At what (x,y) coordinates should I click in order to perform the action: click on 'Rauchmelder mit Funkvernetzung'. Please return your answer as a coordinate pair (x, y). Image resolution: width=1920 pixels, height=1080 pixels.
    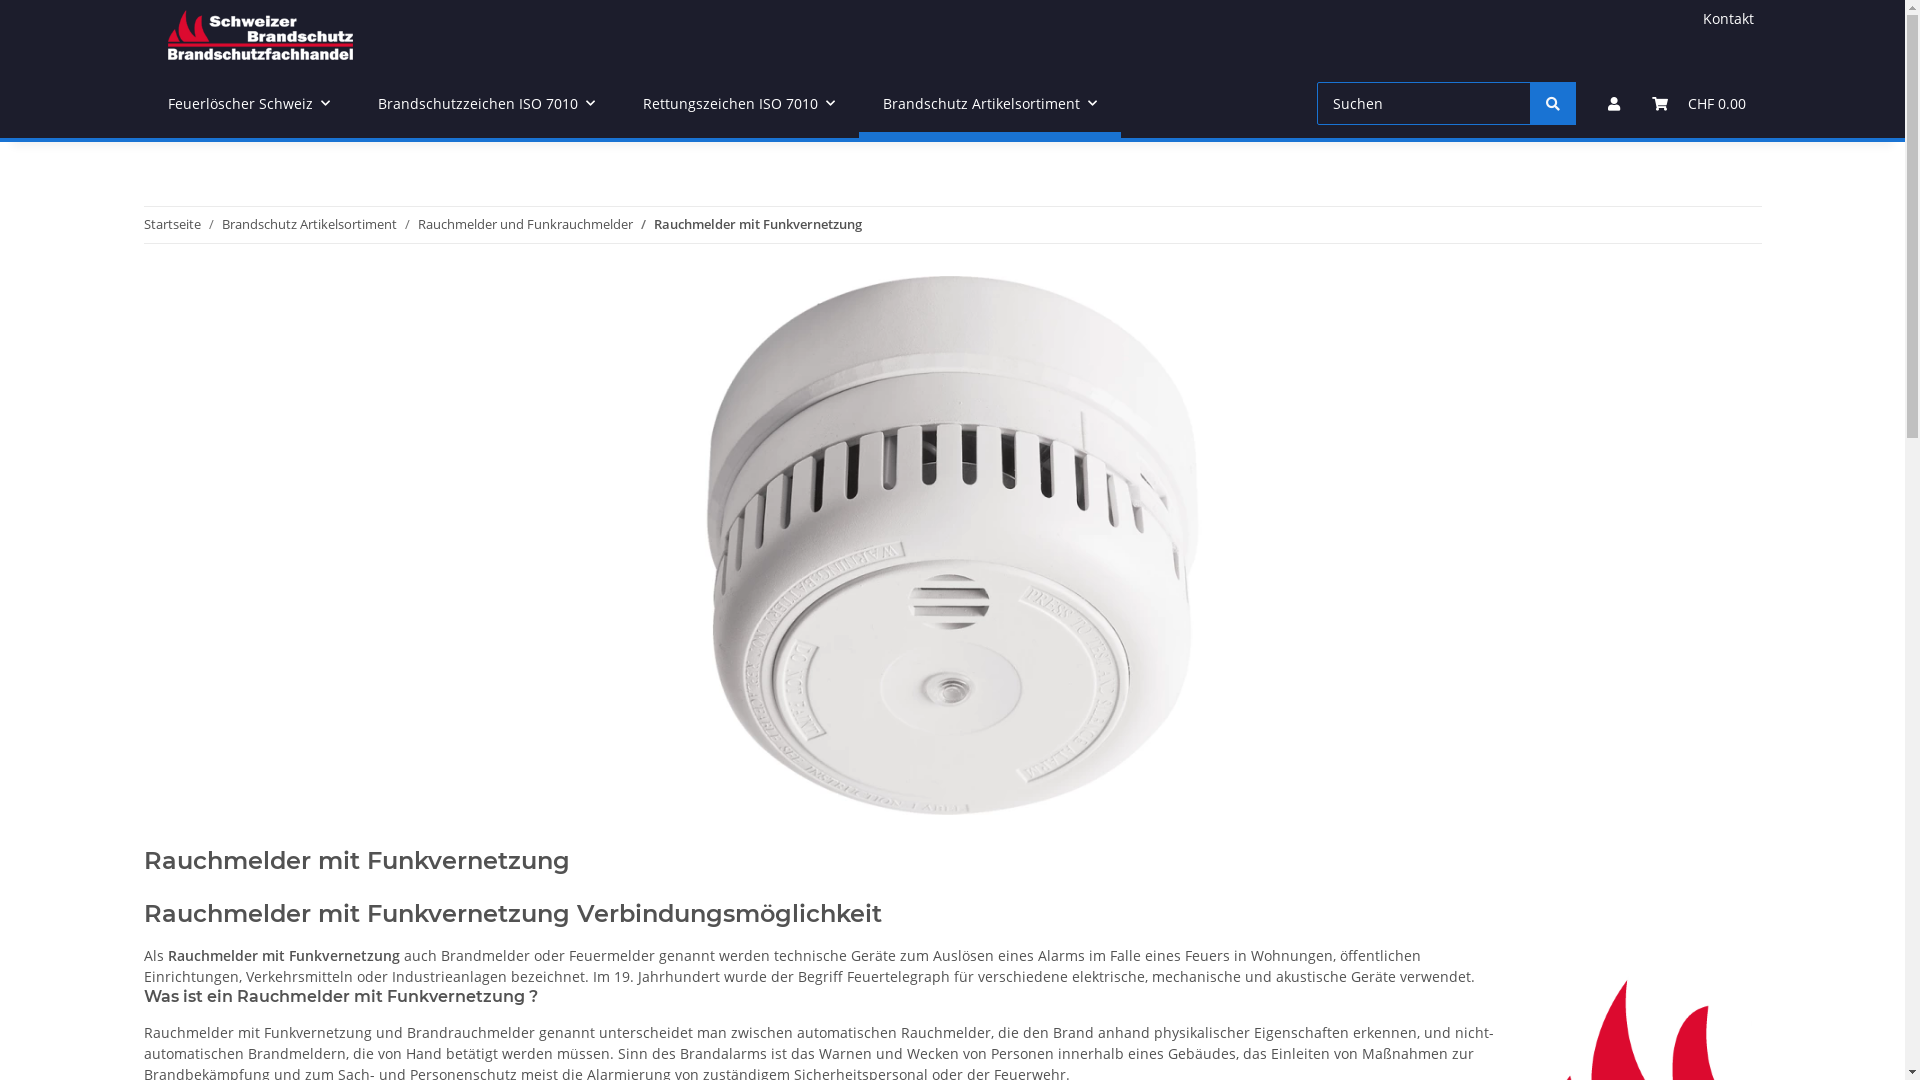
    Looking at the image, I should click on (757, 224).